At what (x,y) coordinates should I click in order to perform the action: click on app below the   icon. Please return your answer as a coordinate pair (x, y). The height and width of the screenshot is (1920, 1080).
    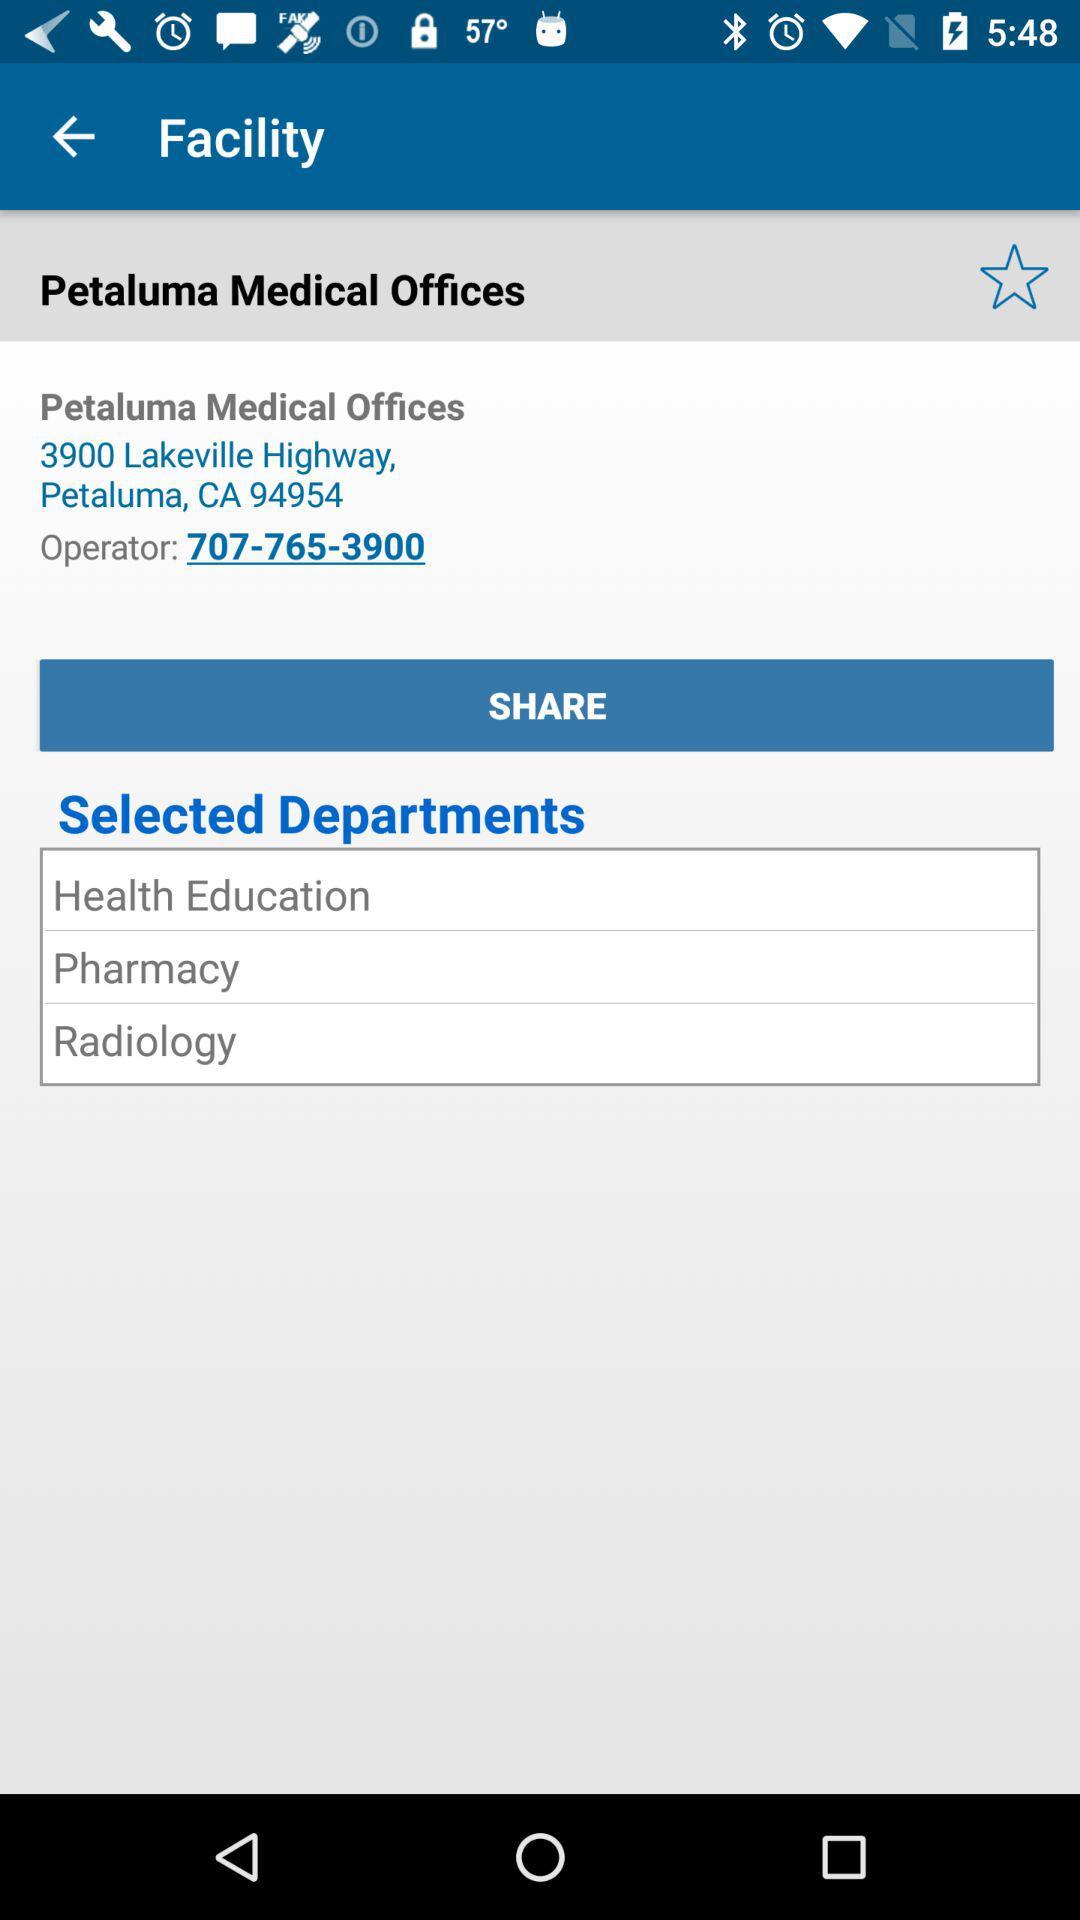
    Looking at the image, I should click on (546, 705).